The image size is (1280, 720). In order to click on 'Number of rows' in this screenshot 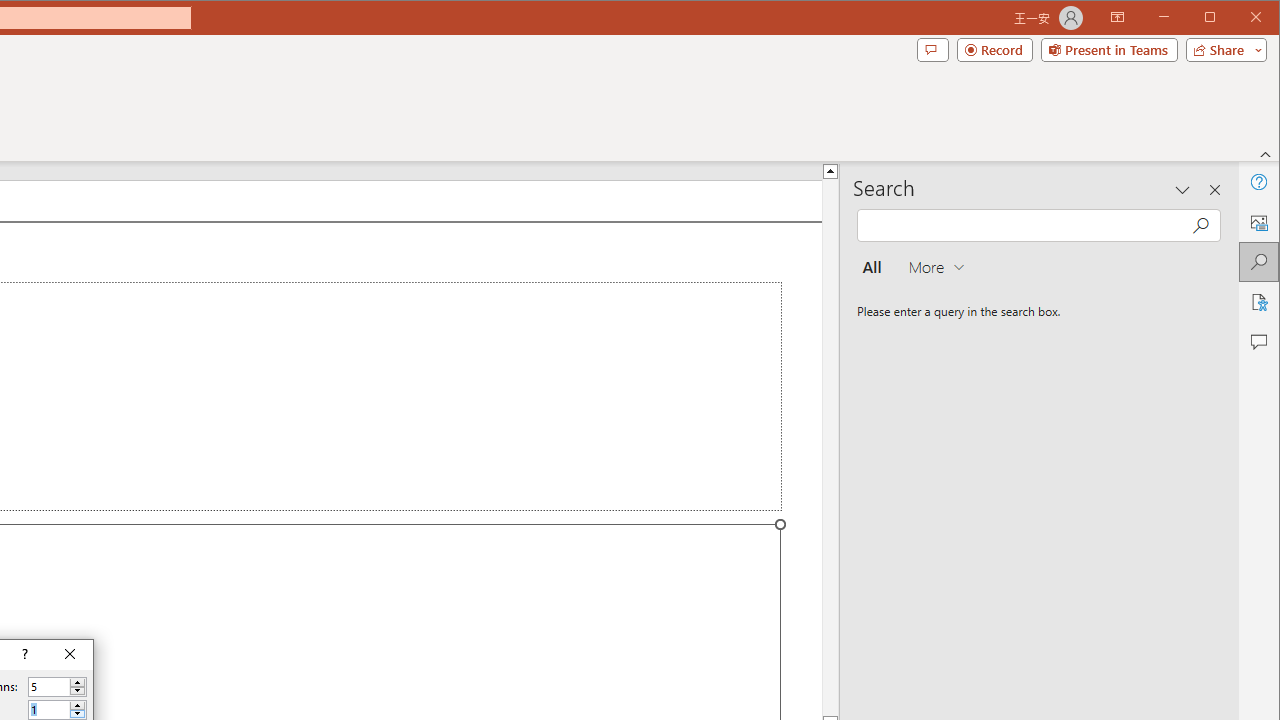, I will do `click(49, 709)`.